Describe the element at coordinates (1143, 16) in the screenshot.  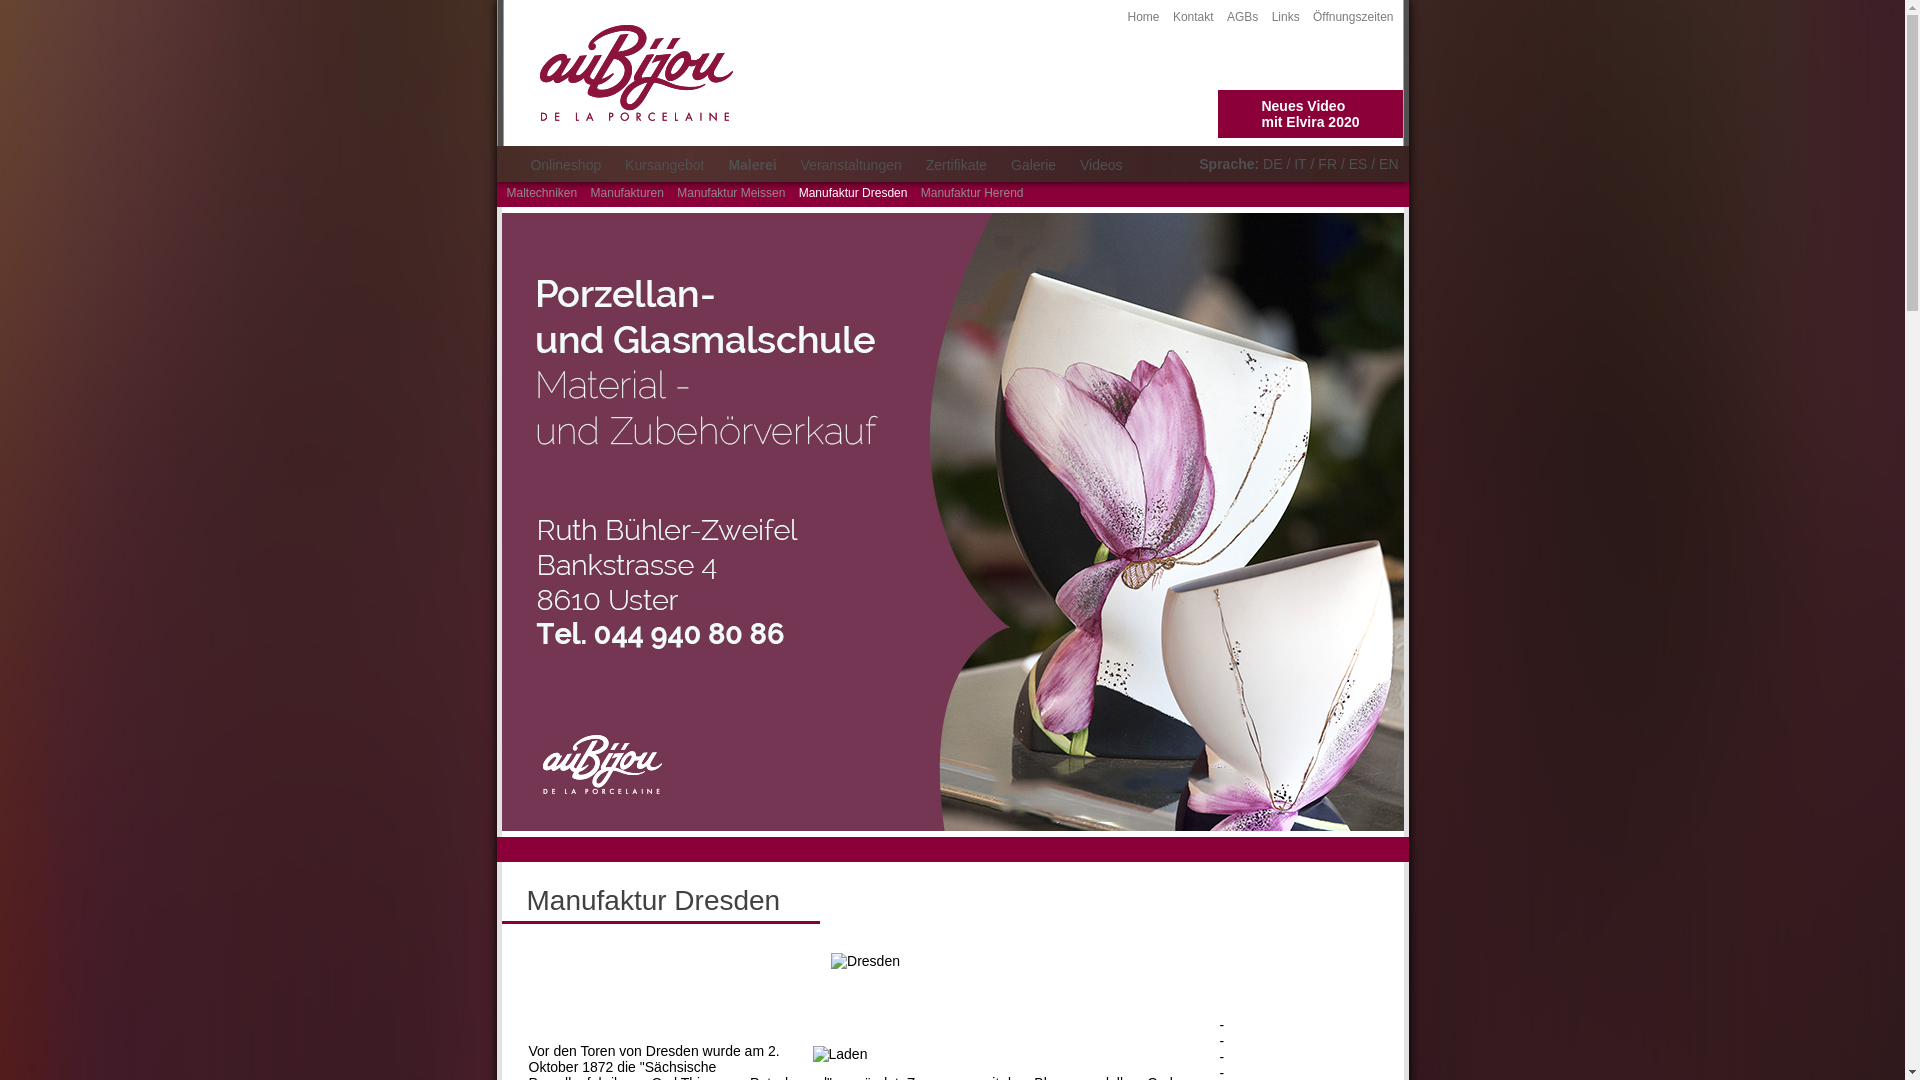
I see `'Home'` at that location.